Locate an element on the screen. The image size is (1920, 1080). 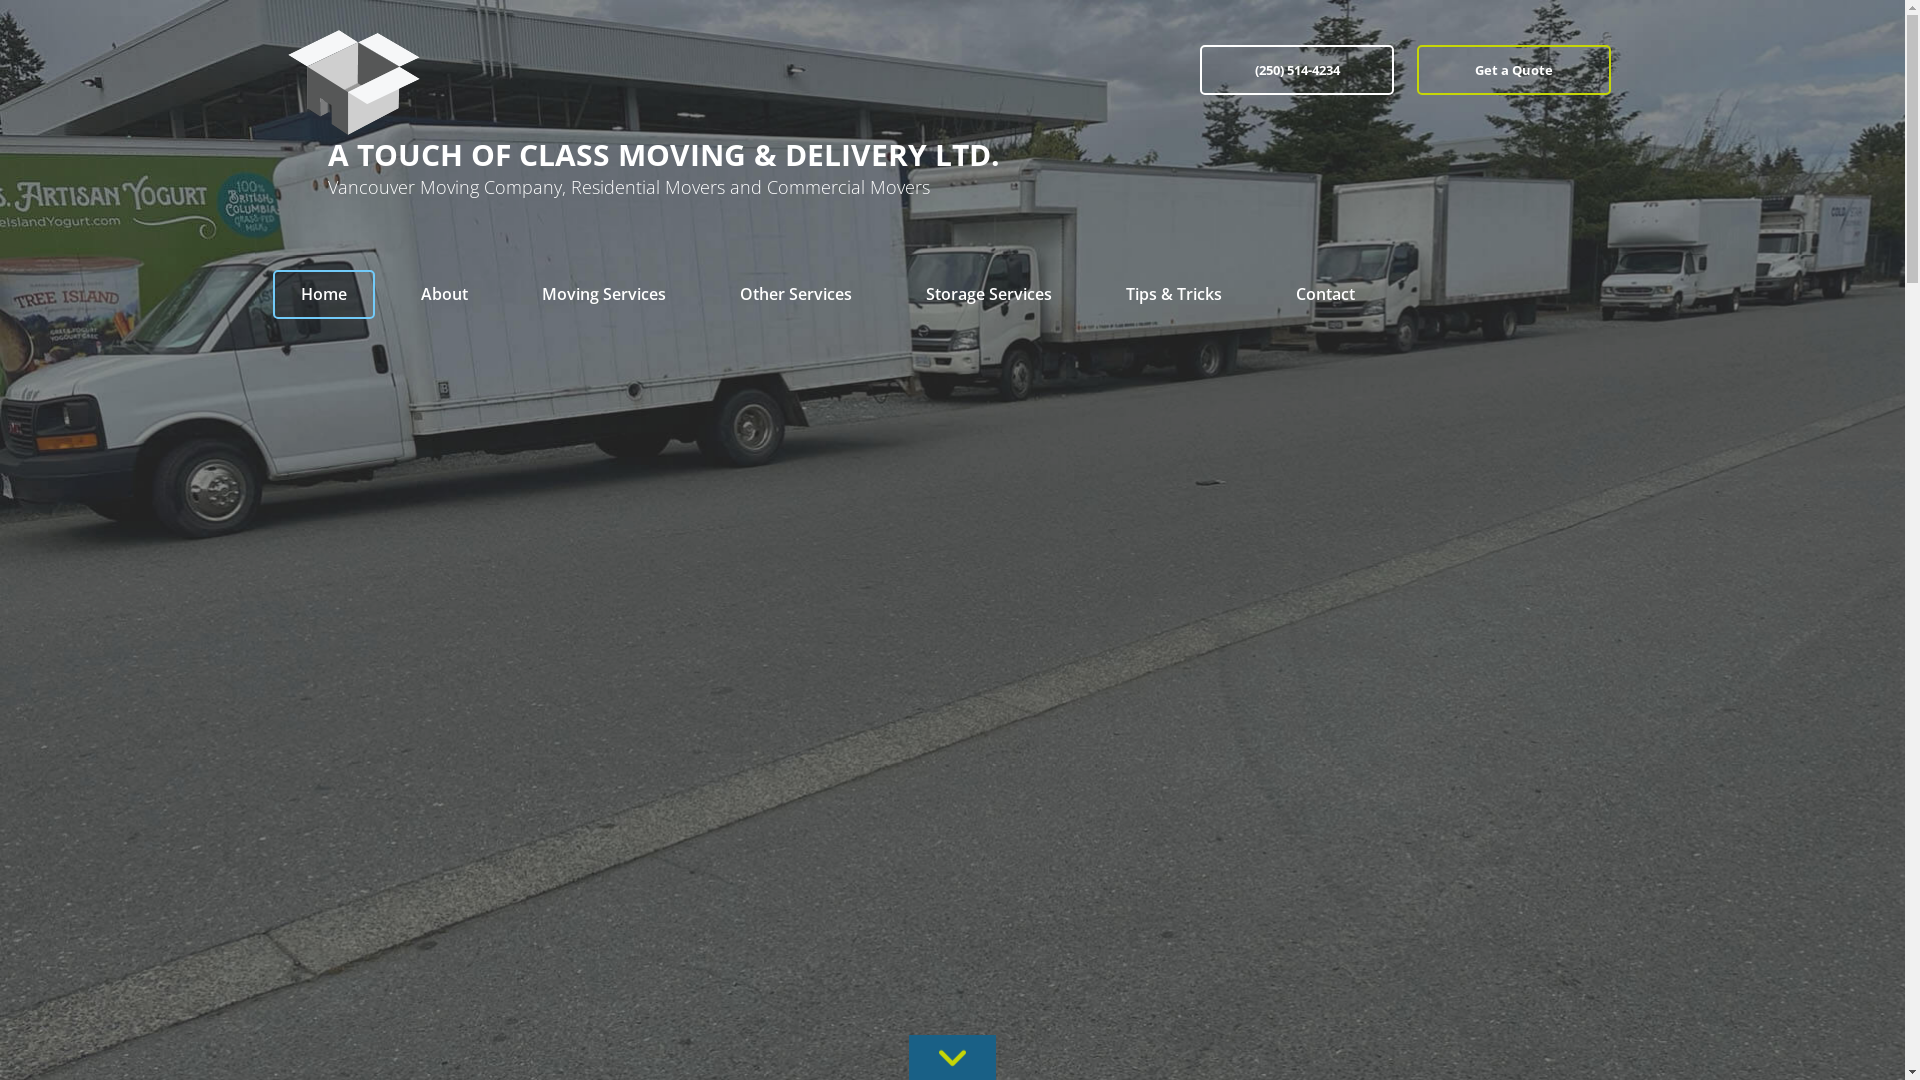
'Home' is located at coordinates (322, 294).